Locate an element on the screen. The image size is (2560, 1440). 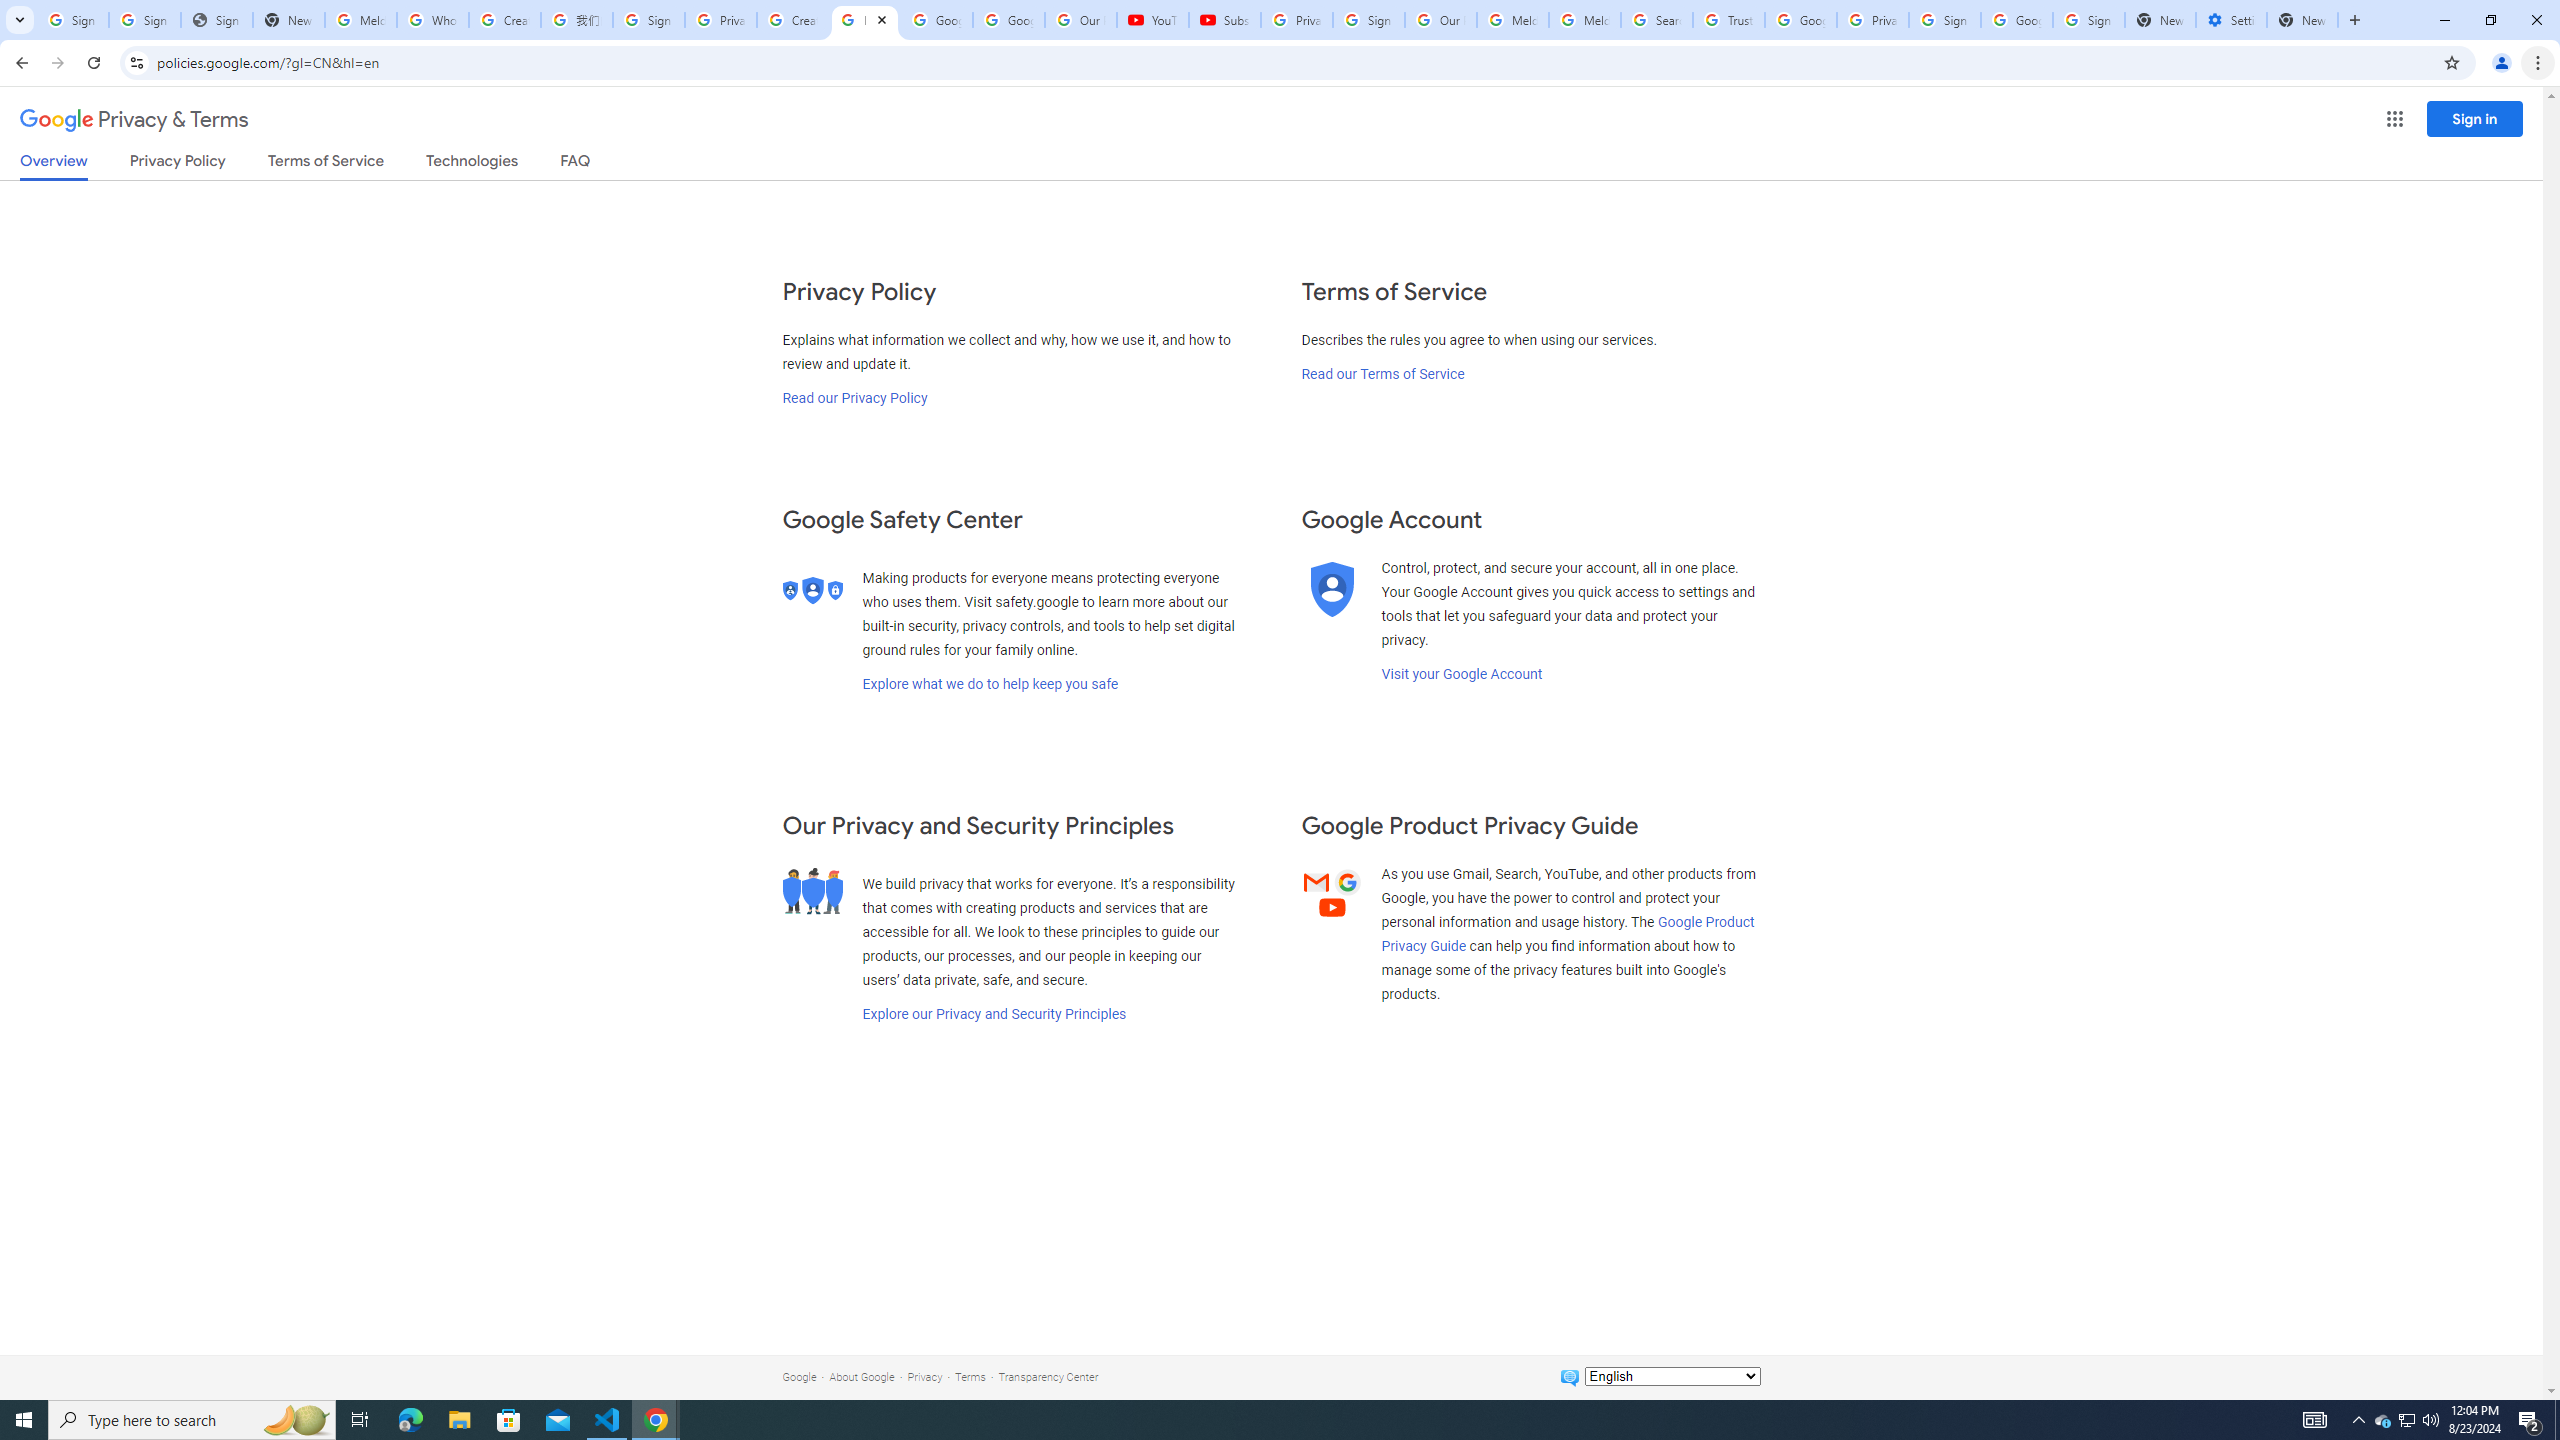
'Google' is located at coordinates (798, 1376).